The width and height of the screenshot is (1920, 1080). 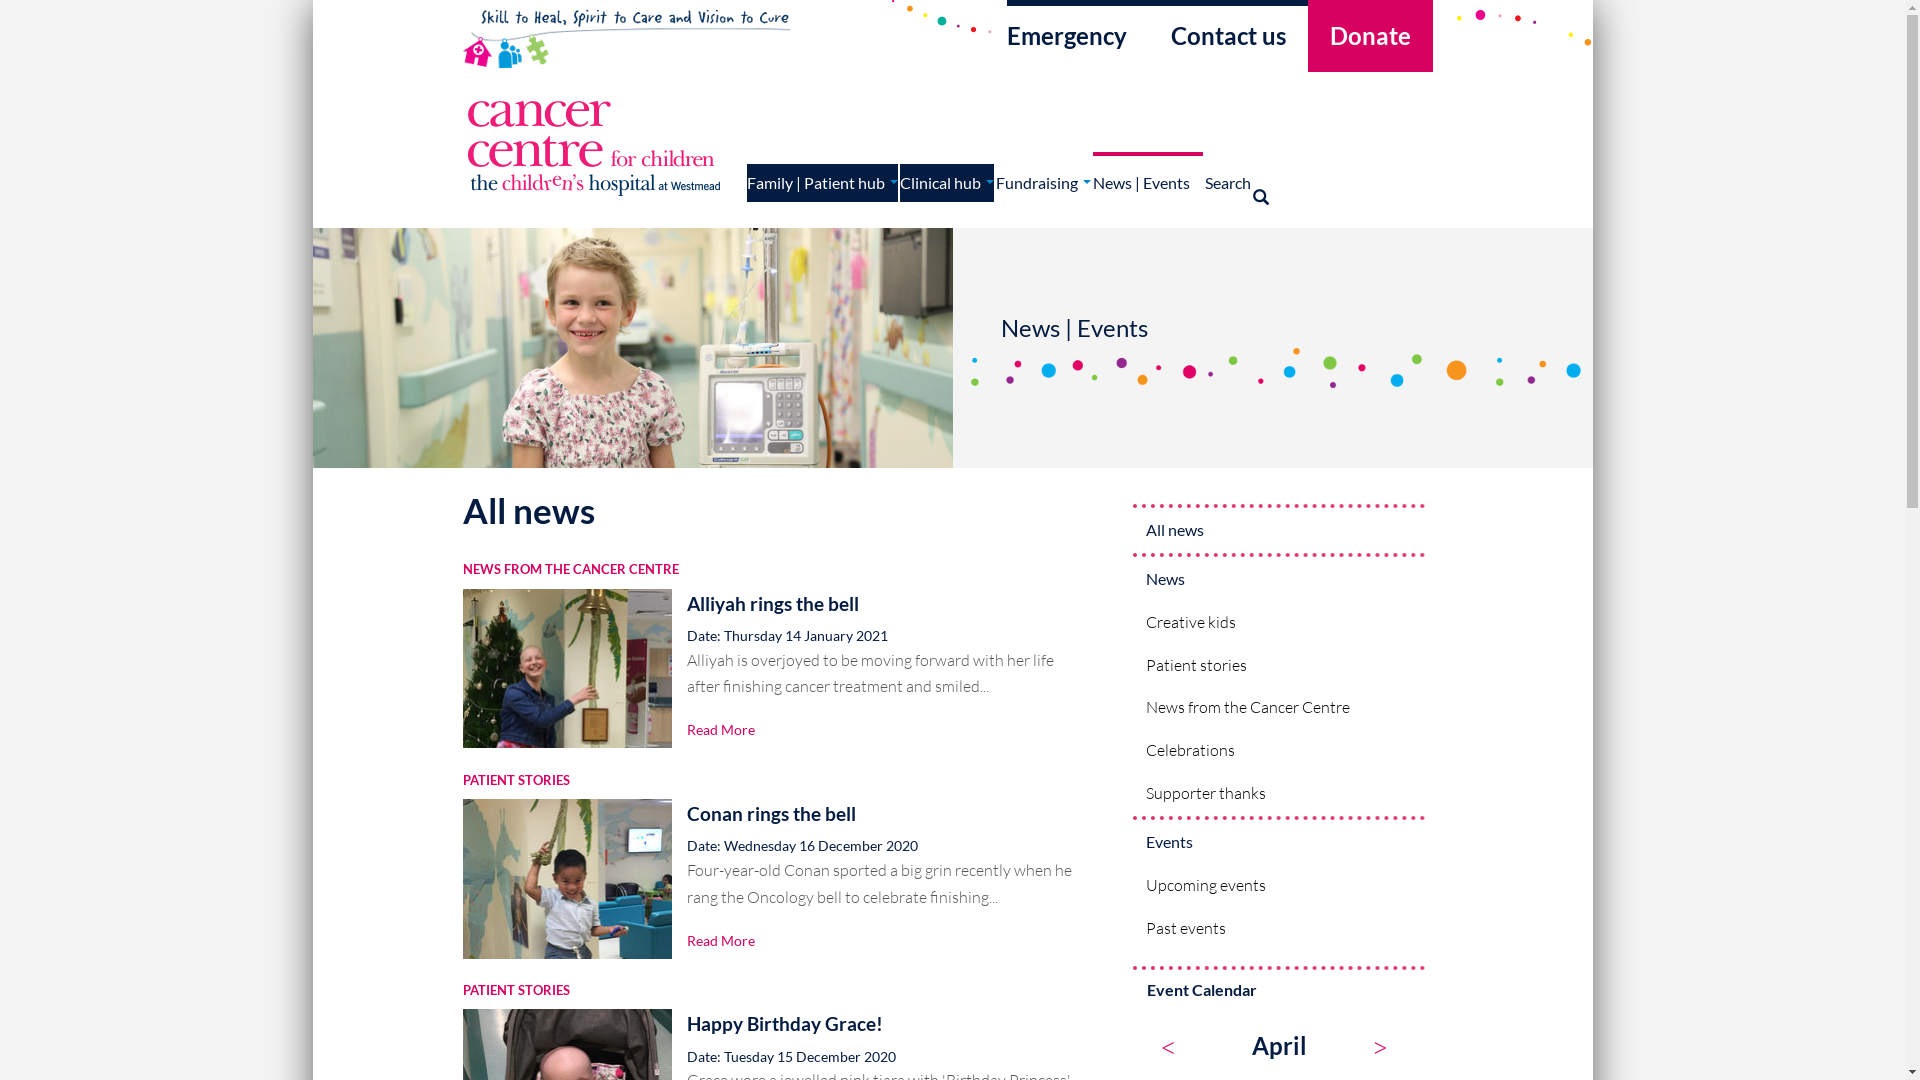 What do you see at coordinates (460, 569) in the screenshot?
I see `'NEWS FROM THE CANCER CENTRE'` at bounding box center [460, 569].